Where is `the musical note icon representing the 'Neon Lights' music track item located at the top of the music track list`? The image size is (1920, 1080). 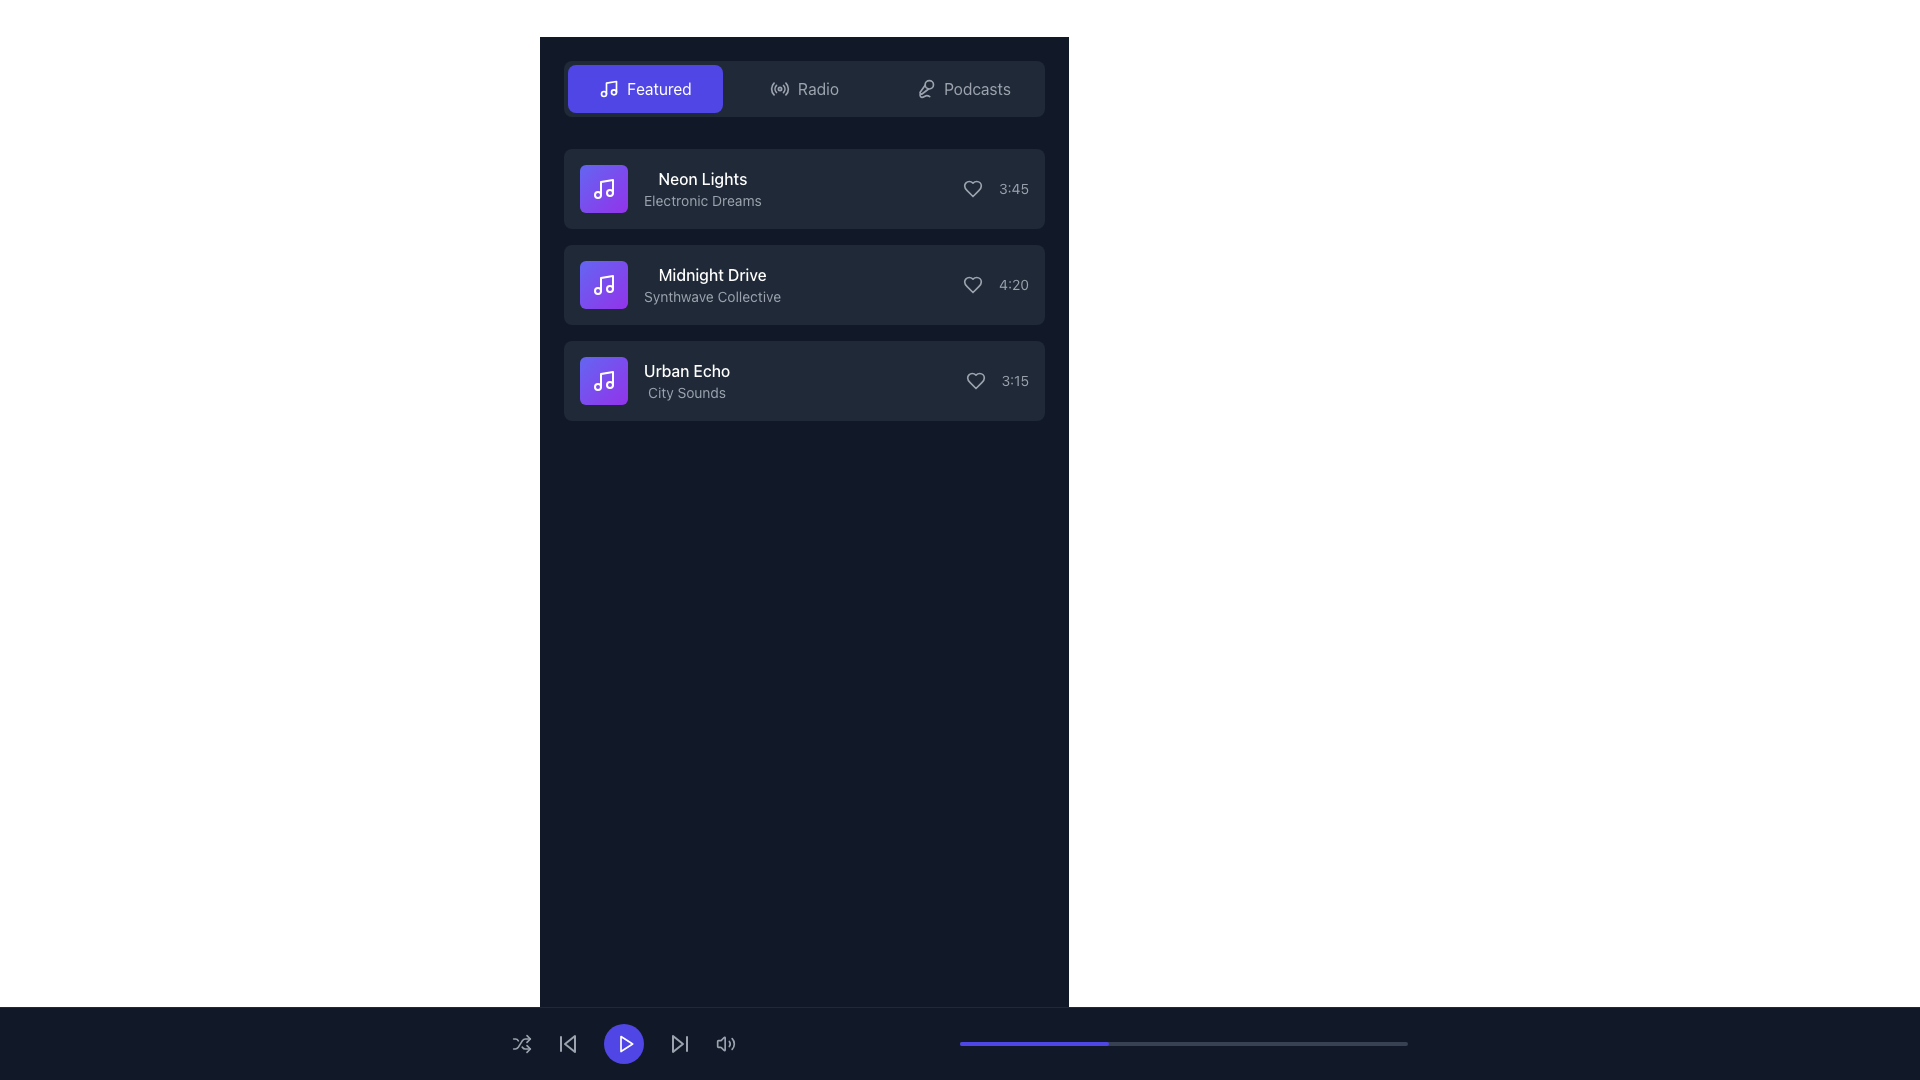 the musical note icon representing the 'Neon Lights' music track item located at the top of the music track list is located at coordinates (603, 189).